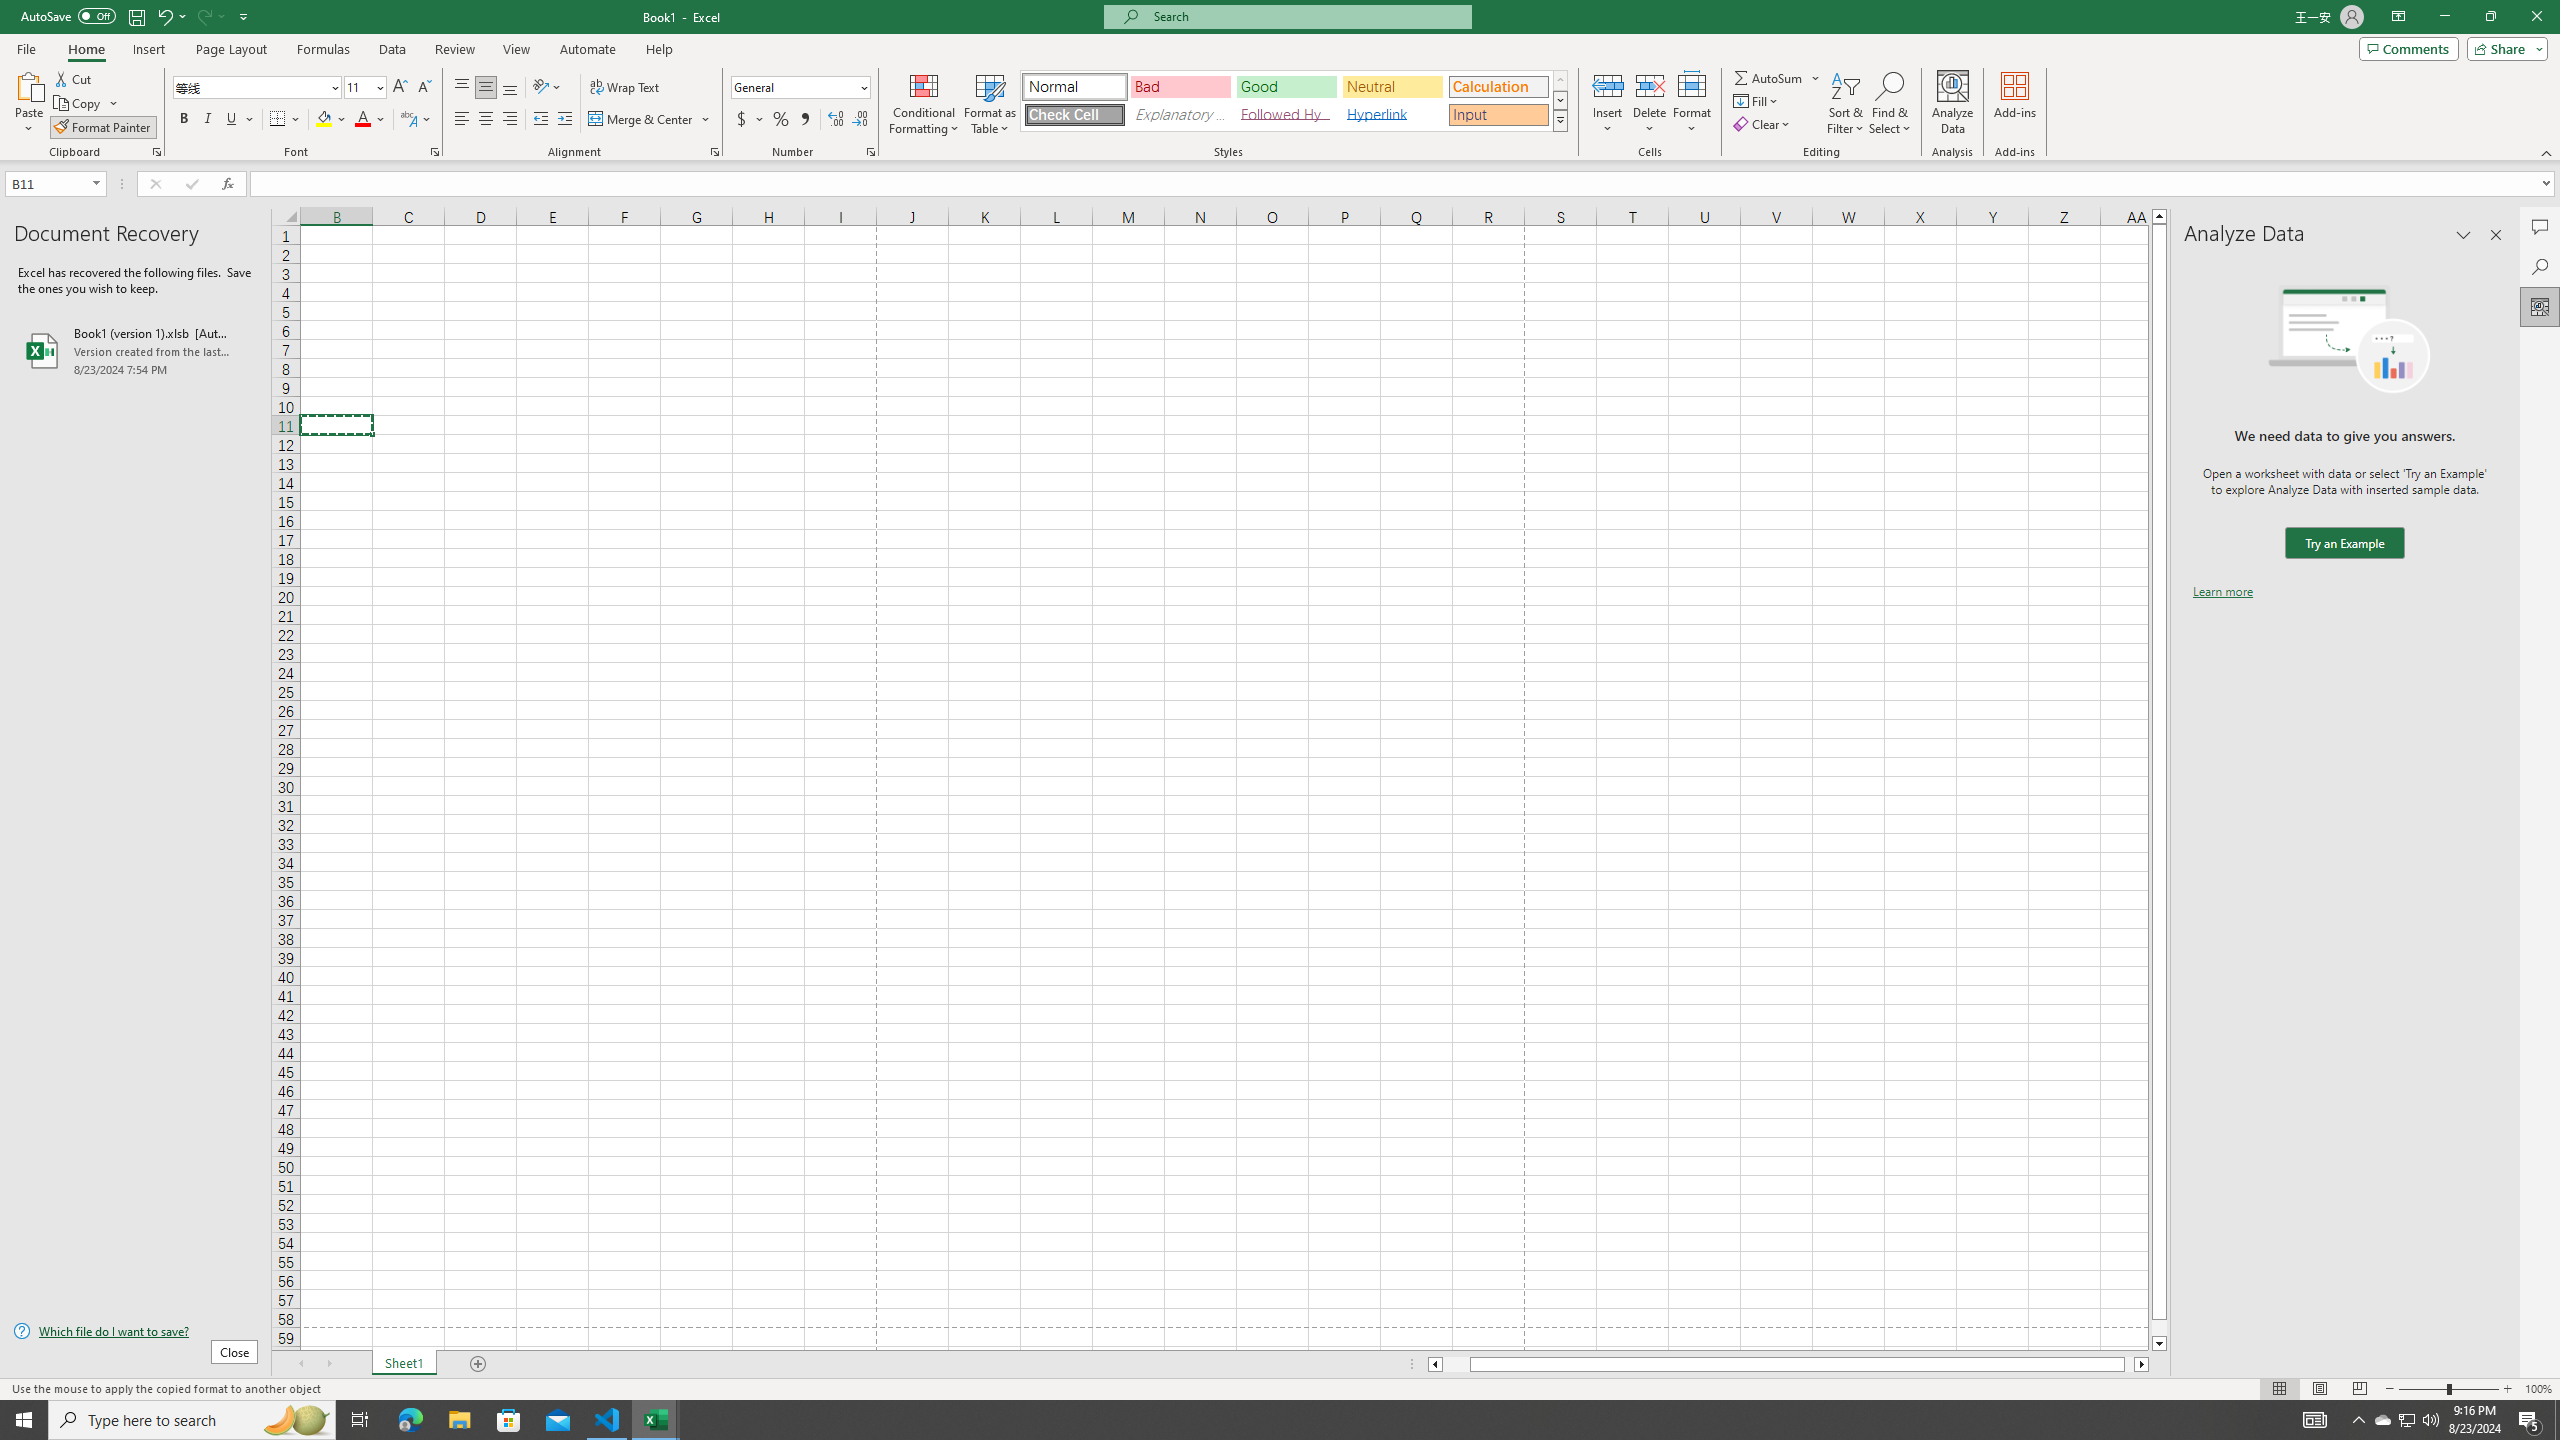 The height and width of the screenshot is (1440, 2560). What do you see at coordinates (485, 118) in the screenshot?
I see `'Center'` at bounding box center [485, 118].